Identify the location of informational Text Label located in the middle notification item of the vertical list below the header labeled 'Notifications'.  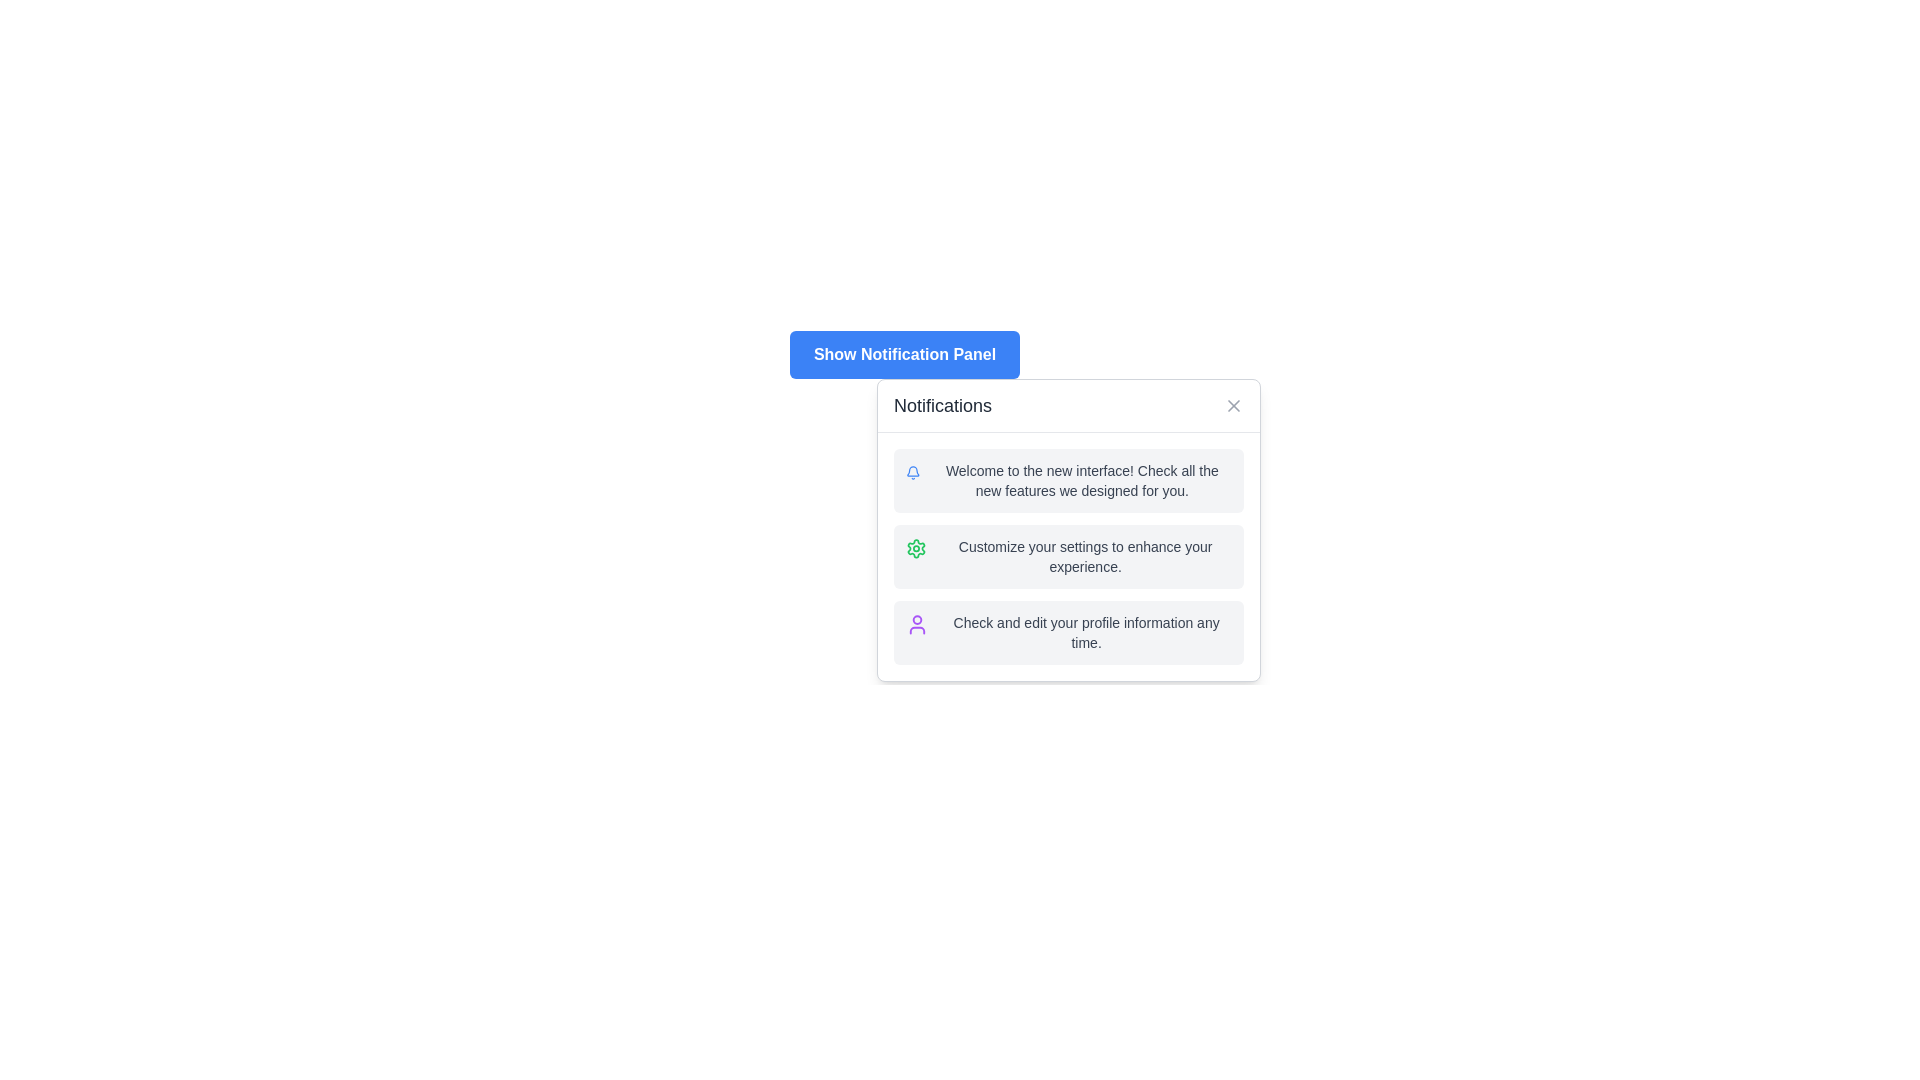
(1084, 556).